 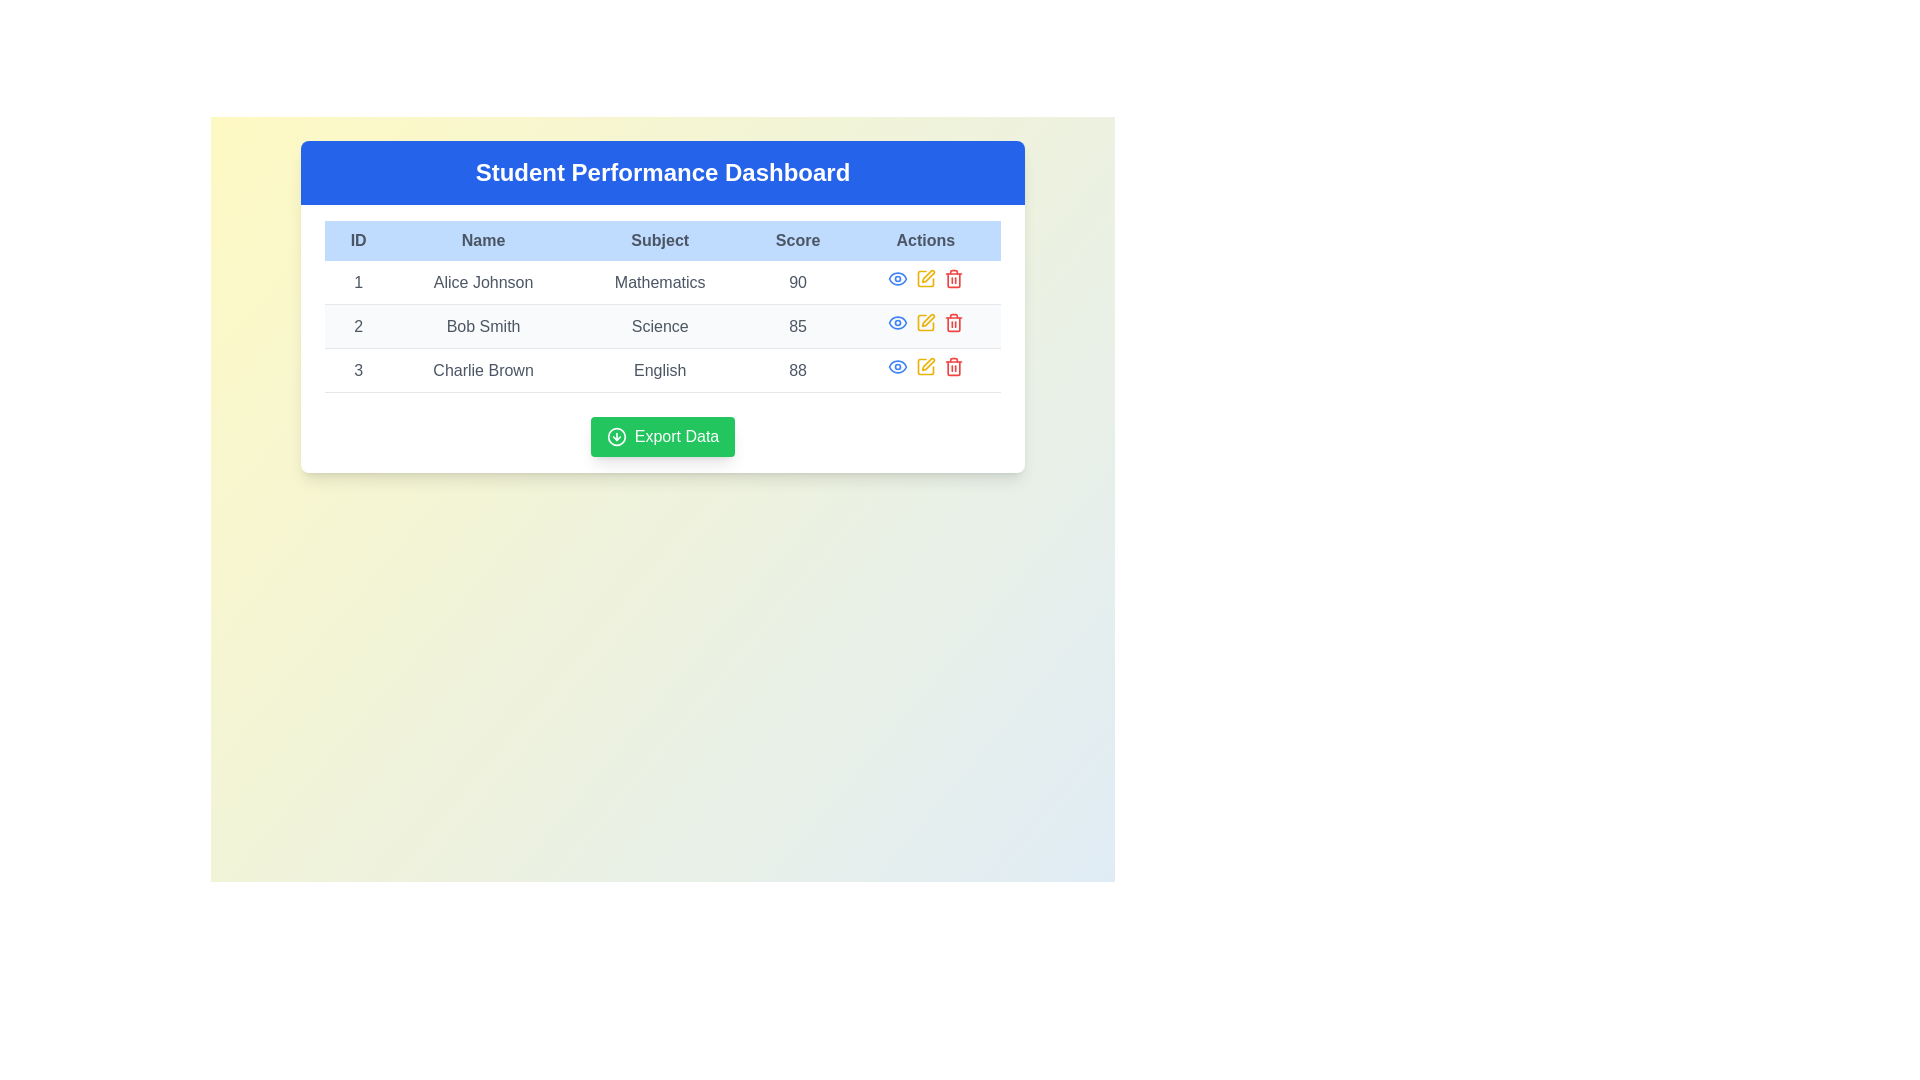 What do you see at coordinates (660, 282) in the screenshot?
I see `text displayed in the 'Mathematics' text label, which is part of a table in the third column of the first row, next to 'Alice Johnson' and '90'` at bounding box center [660, 282].